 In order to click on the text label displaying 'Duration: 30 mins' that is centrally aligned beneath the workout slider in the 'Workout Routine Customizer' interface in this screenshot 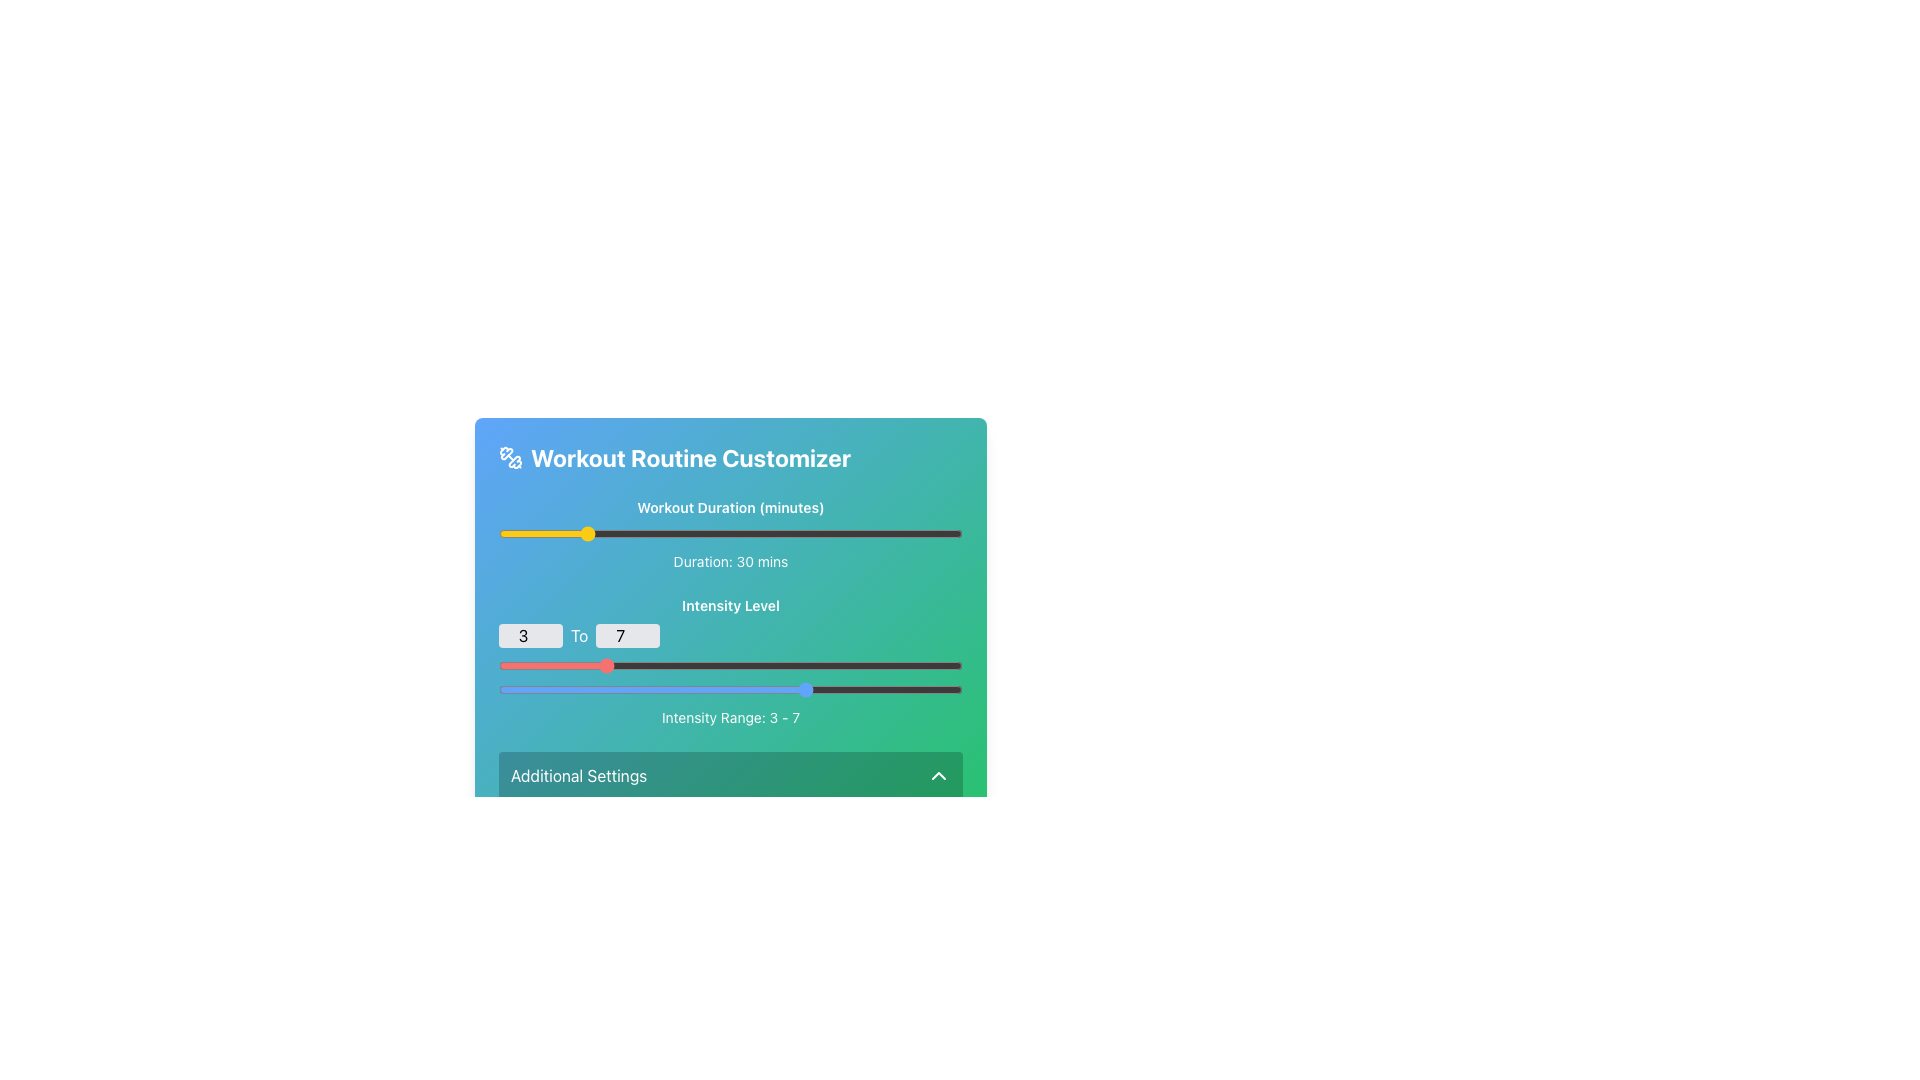, I will do `click(729, 562)`.